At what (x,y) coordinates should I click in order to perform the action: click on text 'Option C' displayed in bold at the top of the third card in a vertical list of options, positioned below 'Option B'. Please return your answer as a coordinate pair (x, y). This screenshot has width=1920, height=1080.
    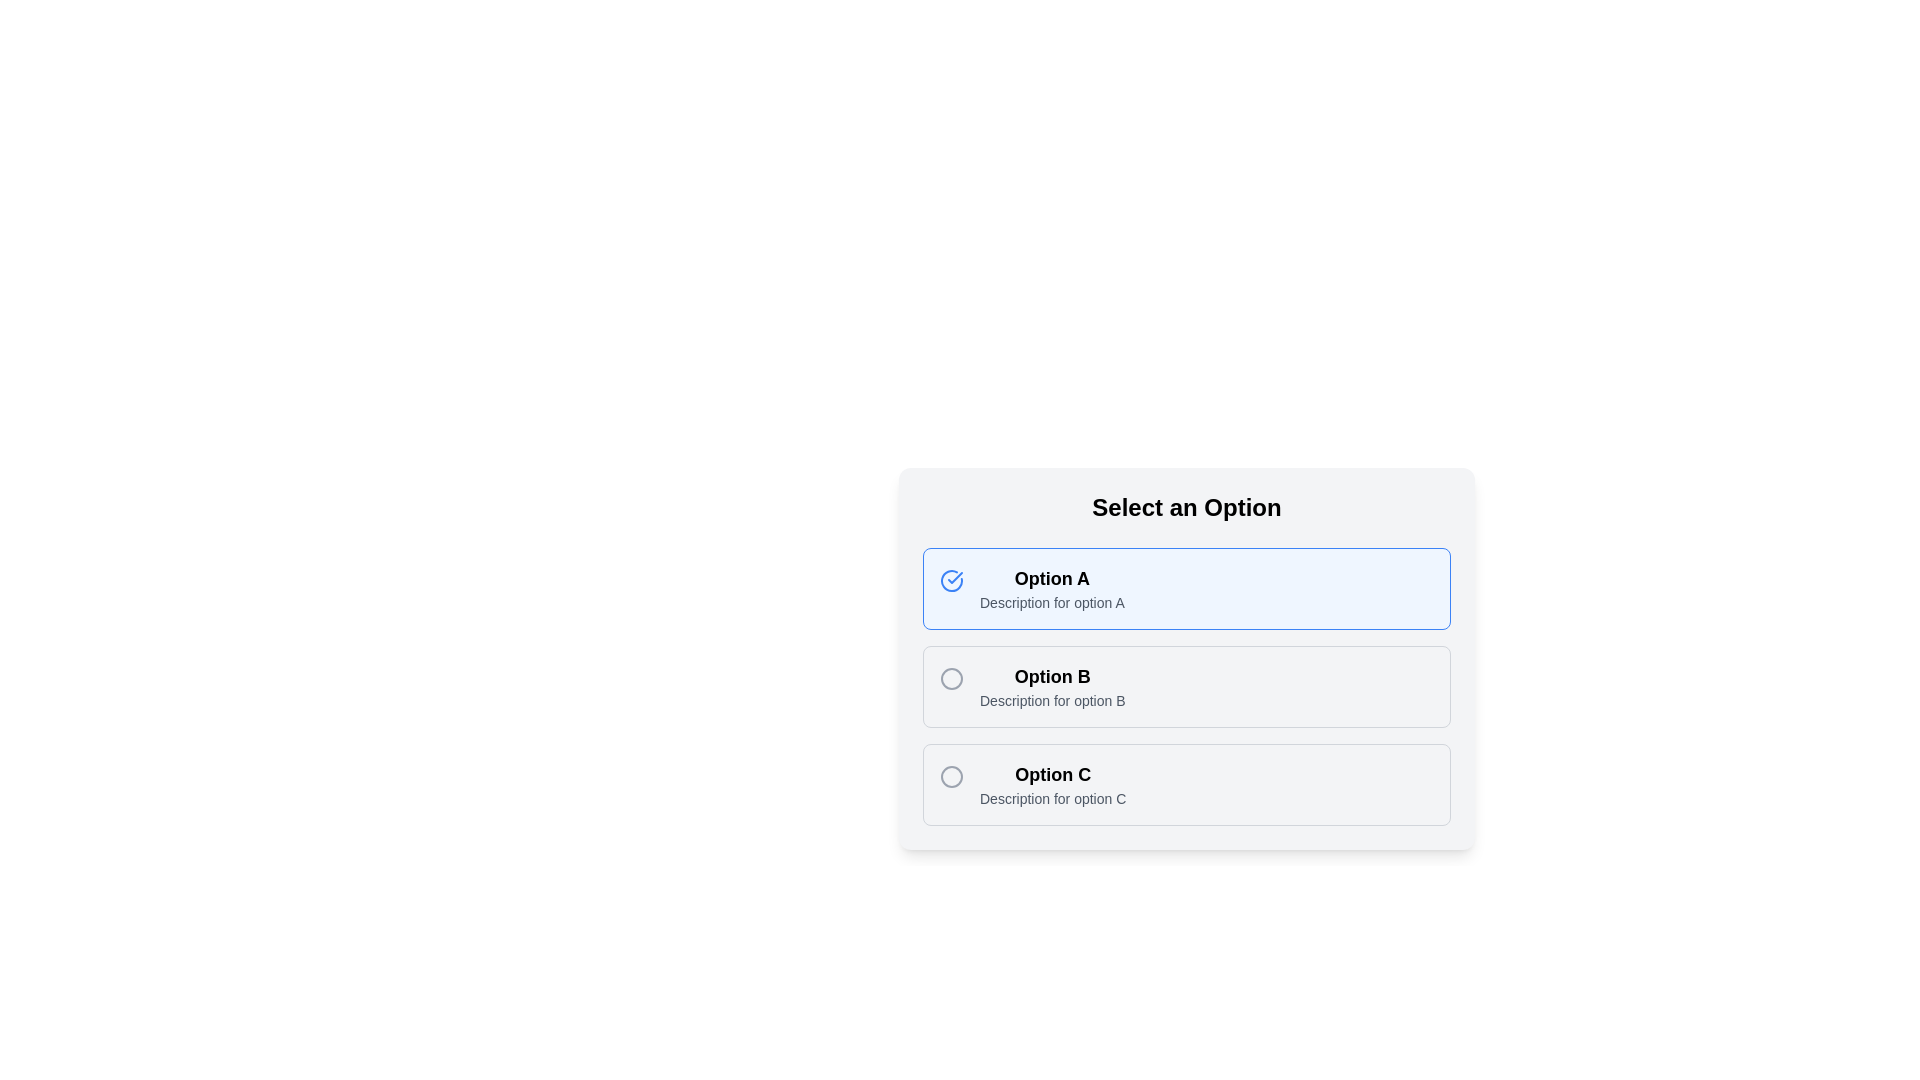
    Looking at the image, I should click on (1052, 774).